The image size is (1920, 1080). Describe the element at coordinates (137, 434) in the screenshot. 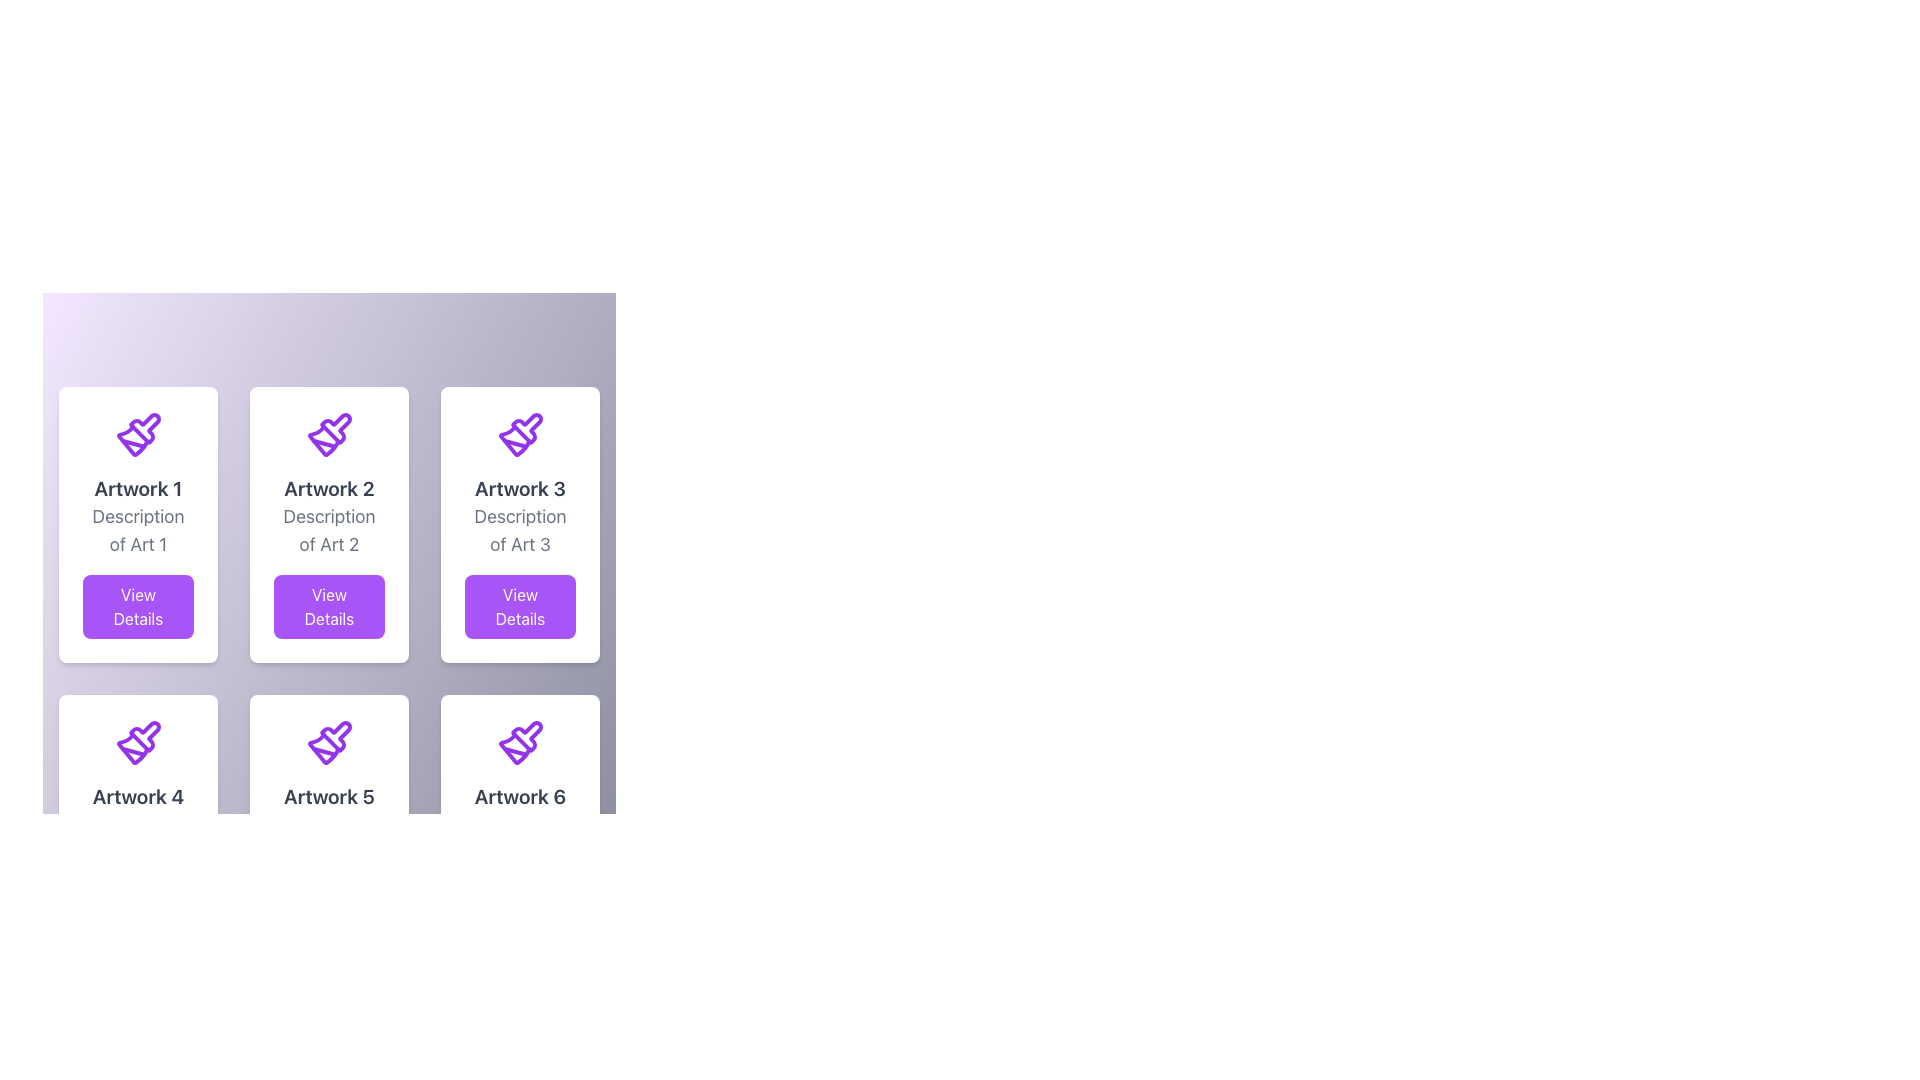

I see `the artwork icon for the card titled 'Artwork 1', which is positioned at the center-top of the card above the text and button` at that location.